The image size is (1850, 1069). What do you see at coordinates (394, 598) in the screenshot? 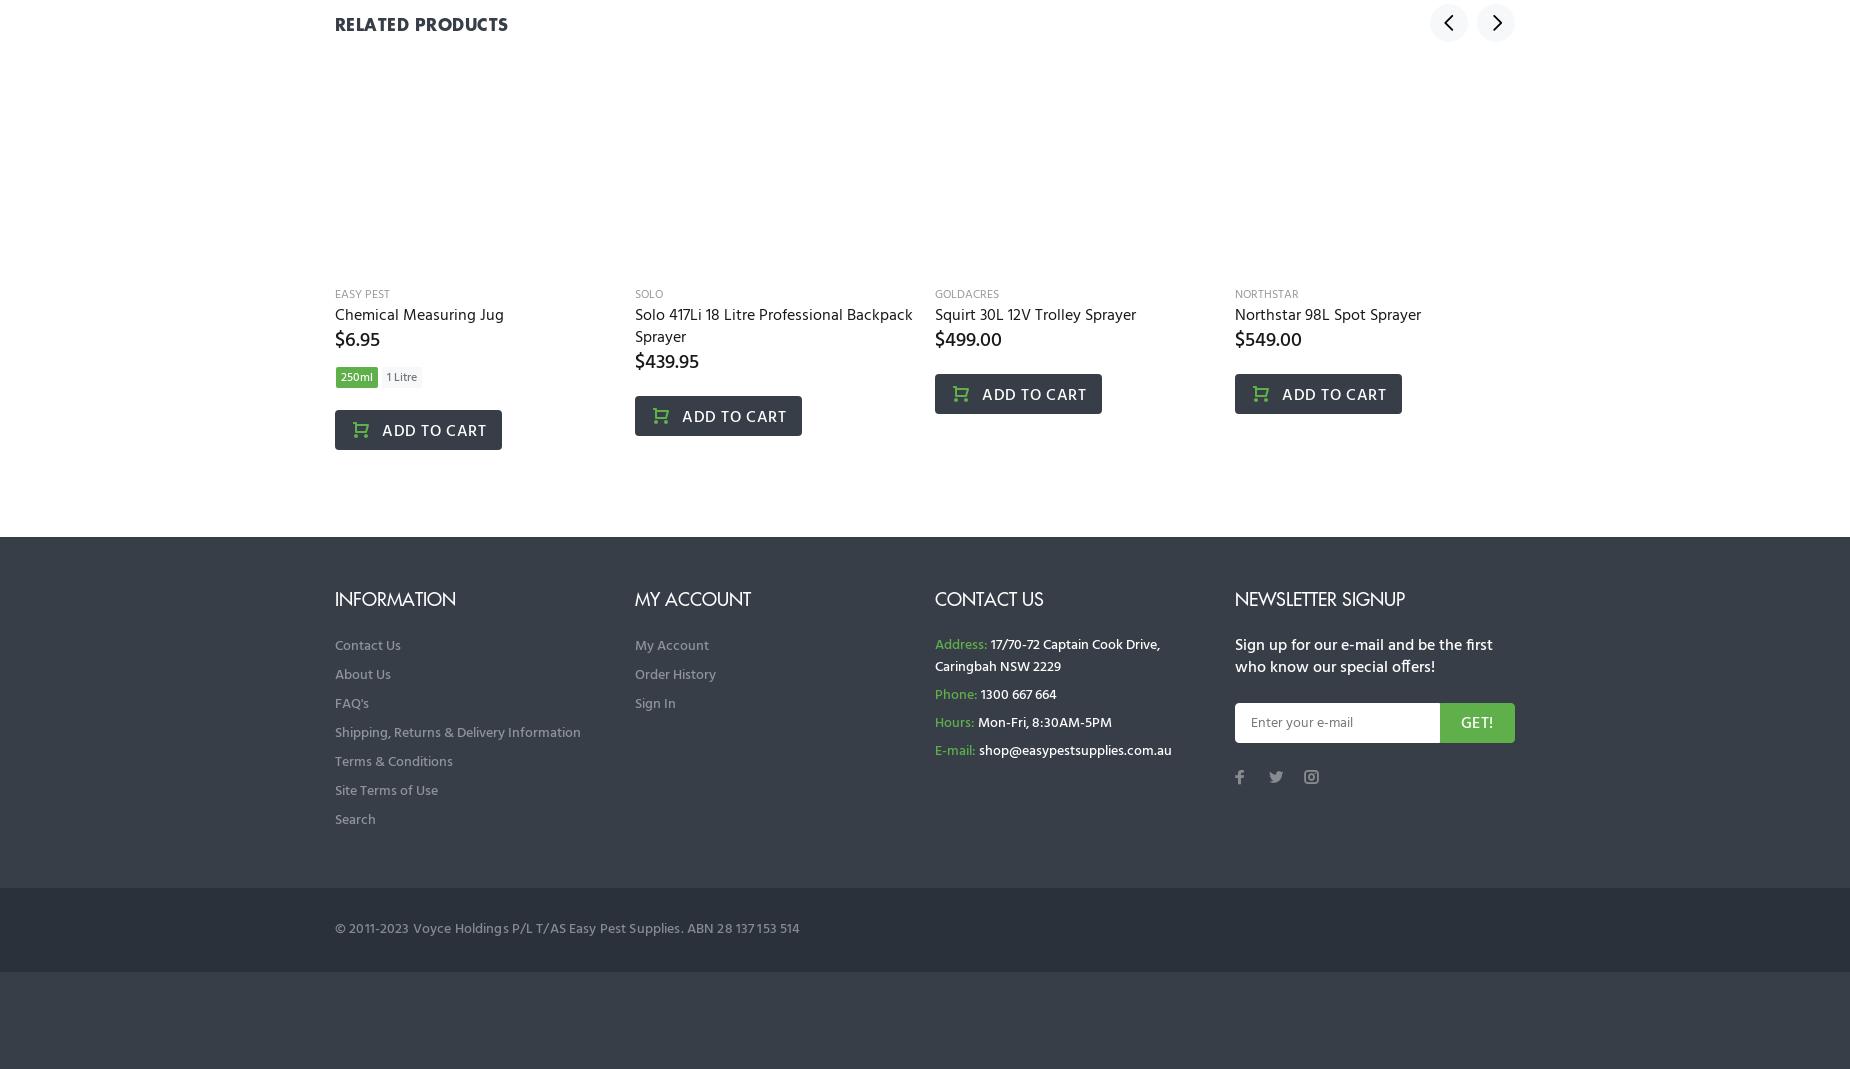
I see `'INFORMATION'` at bounding box center [394, 598].